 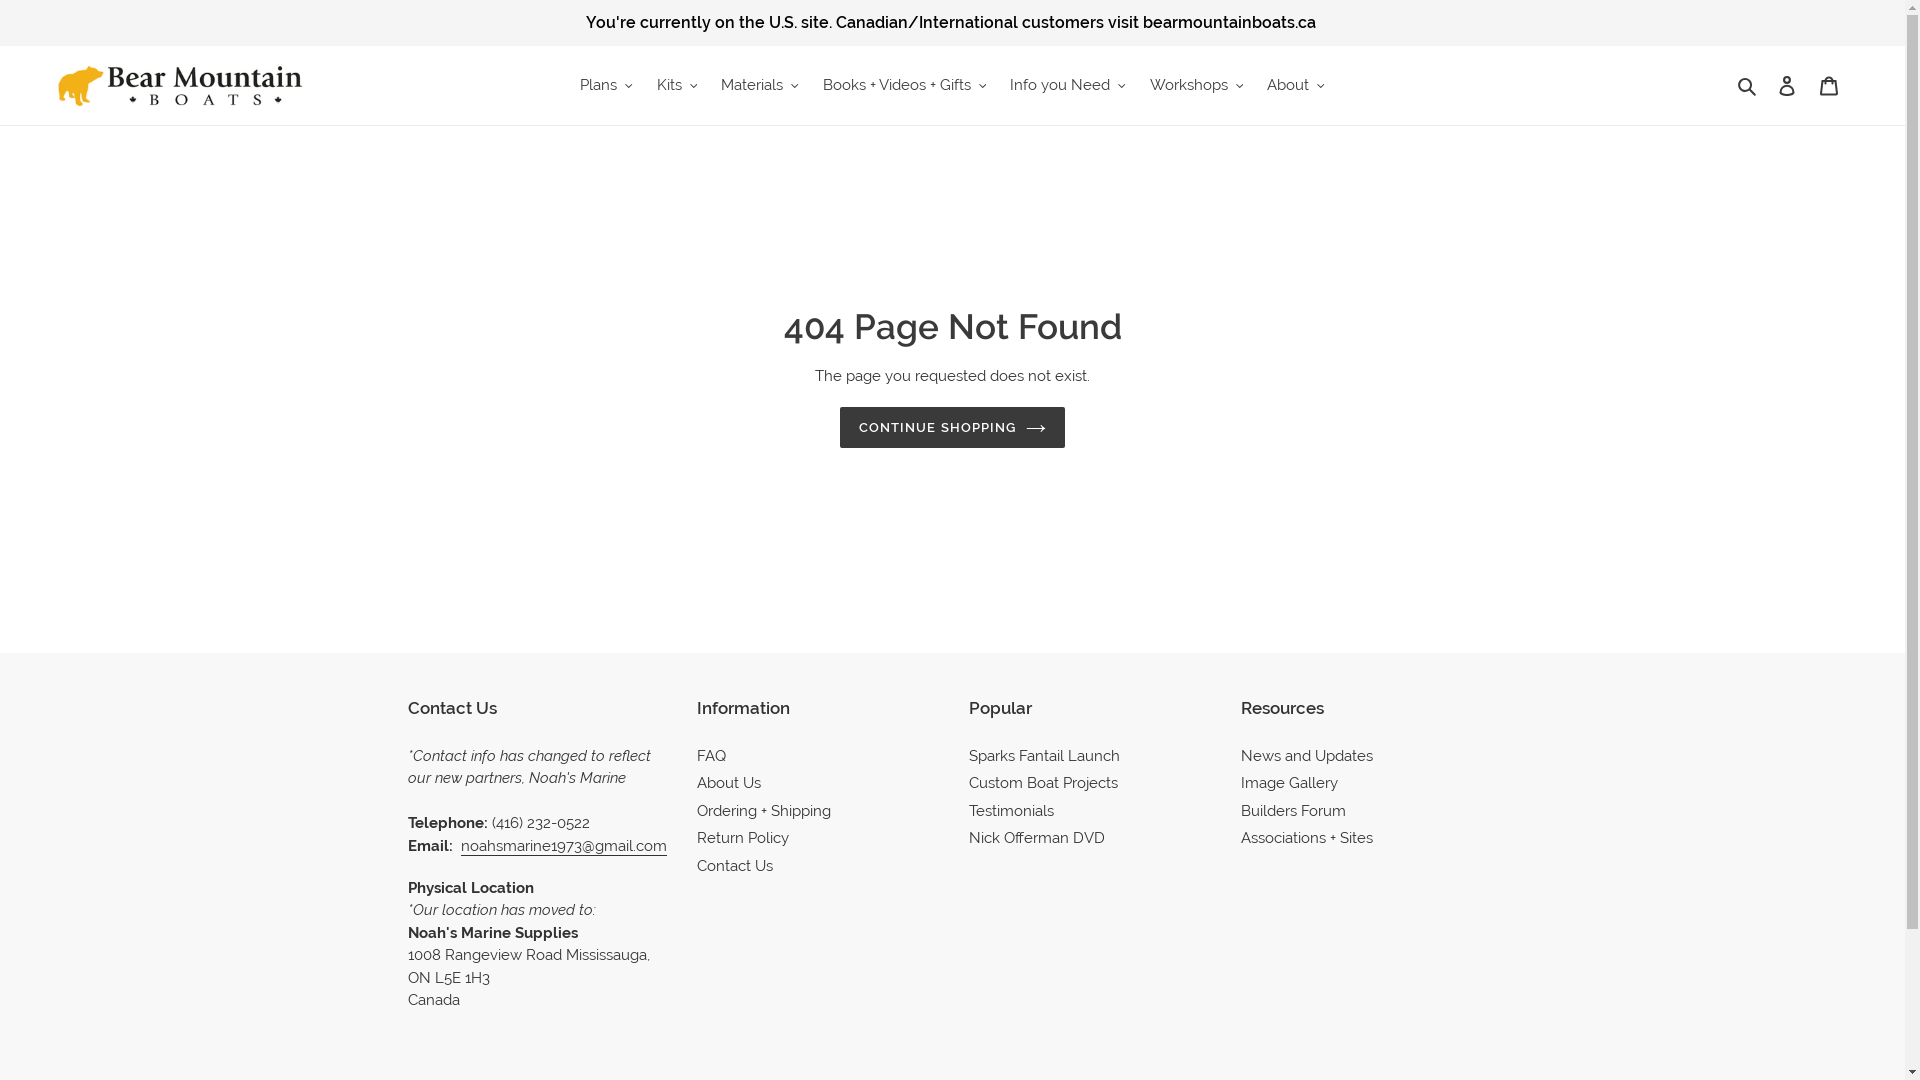 I want to click on 'noahsmarine1973@gmail.com', so click(x=459, y=846).